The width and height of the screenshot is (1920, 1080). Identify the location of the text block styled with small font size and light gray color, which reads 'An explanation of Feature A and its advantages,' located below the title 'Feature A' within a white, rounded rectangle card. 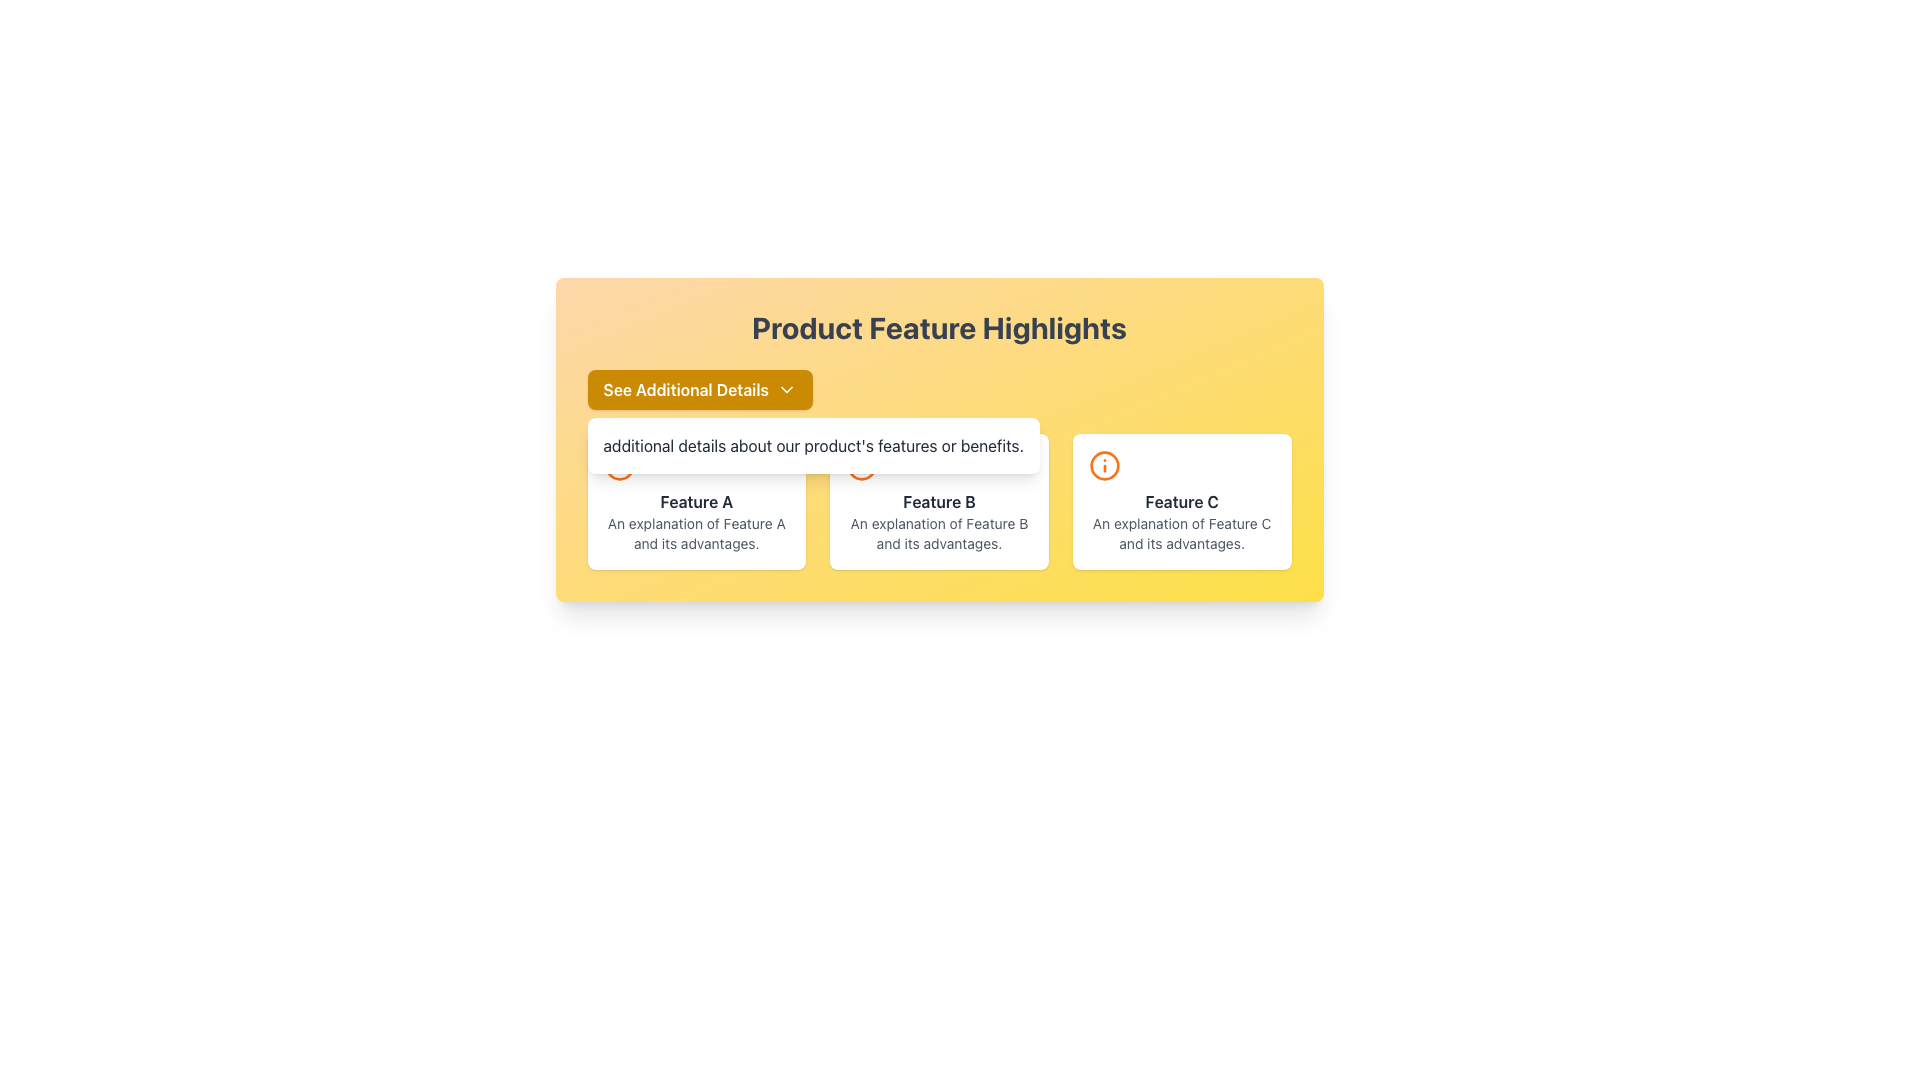
(696, 532).